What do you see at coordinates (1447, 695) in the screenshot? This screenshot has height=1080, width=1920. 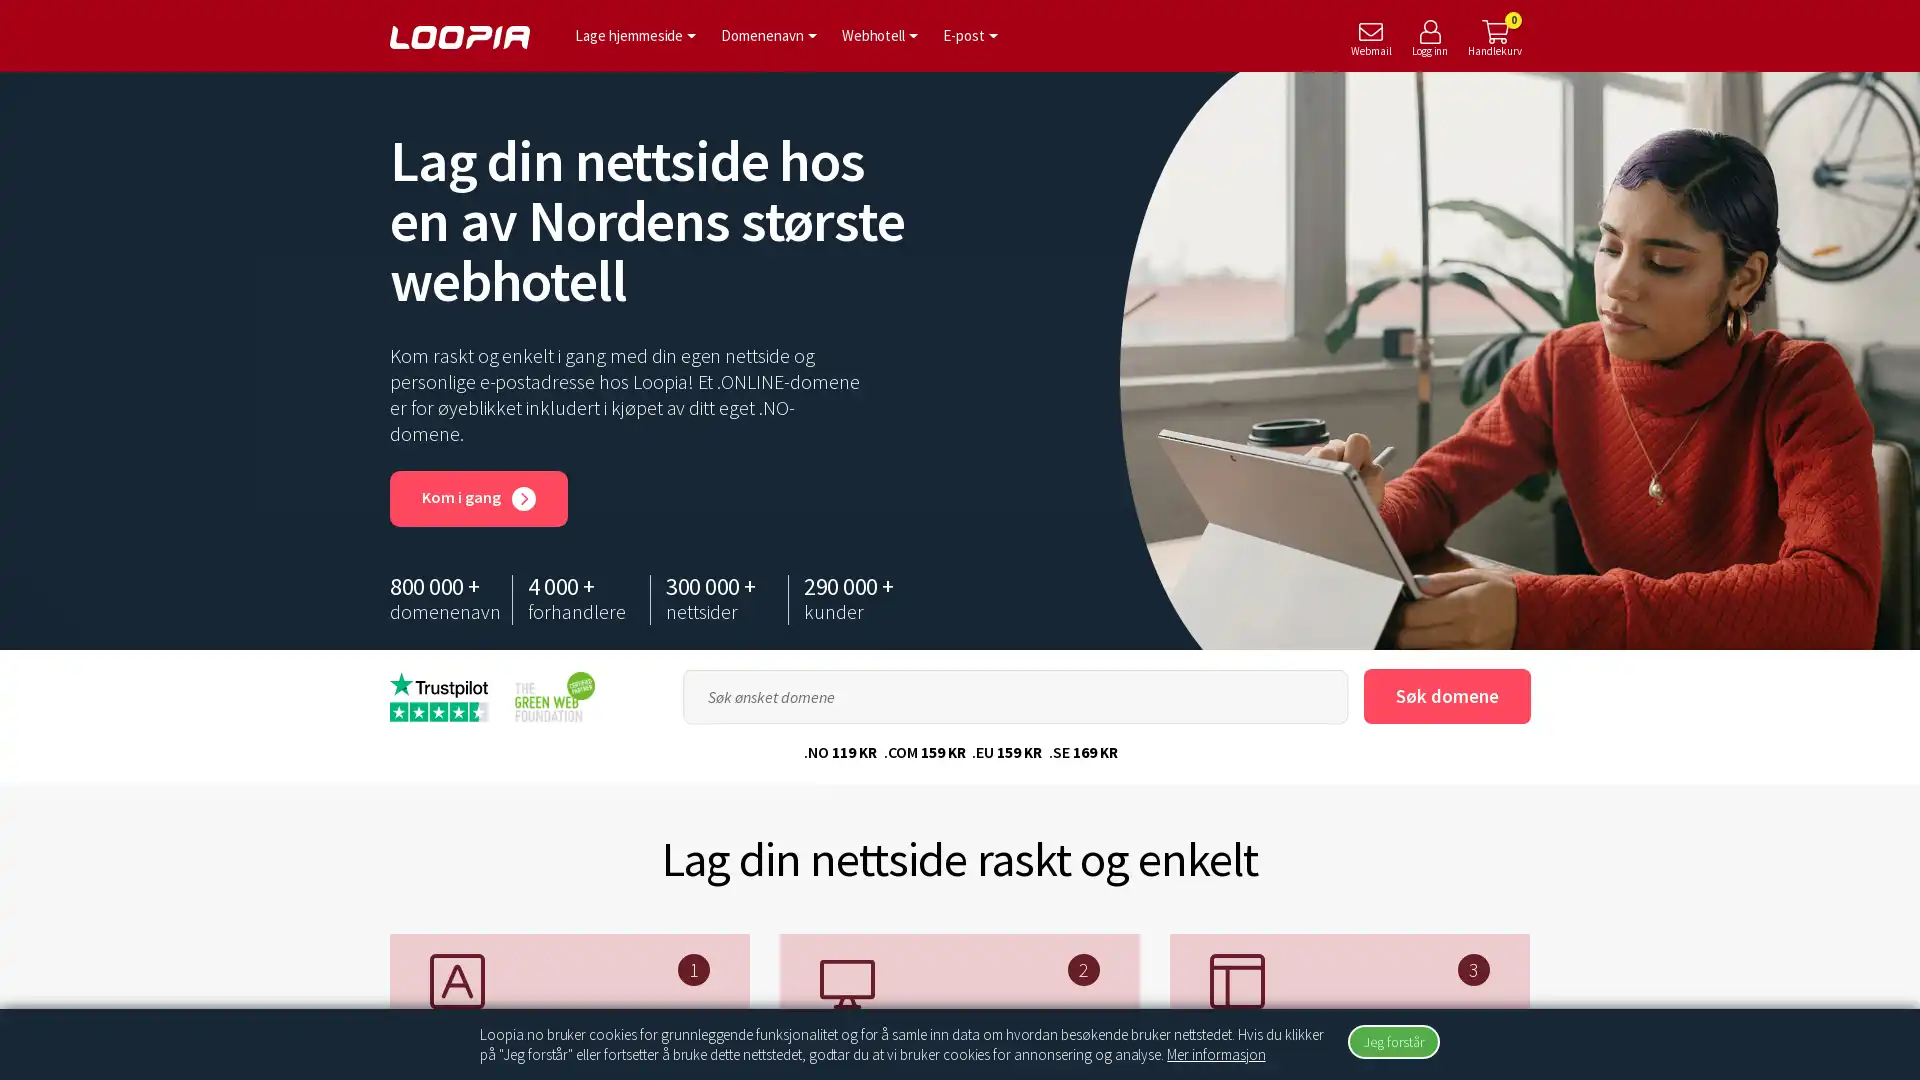 I see `Sk domene` at bounding box center [1447, 695].